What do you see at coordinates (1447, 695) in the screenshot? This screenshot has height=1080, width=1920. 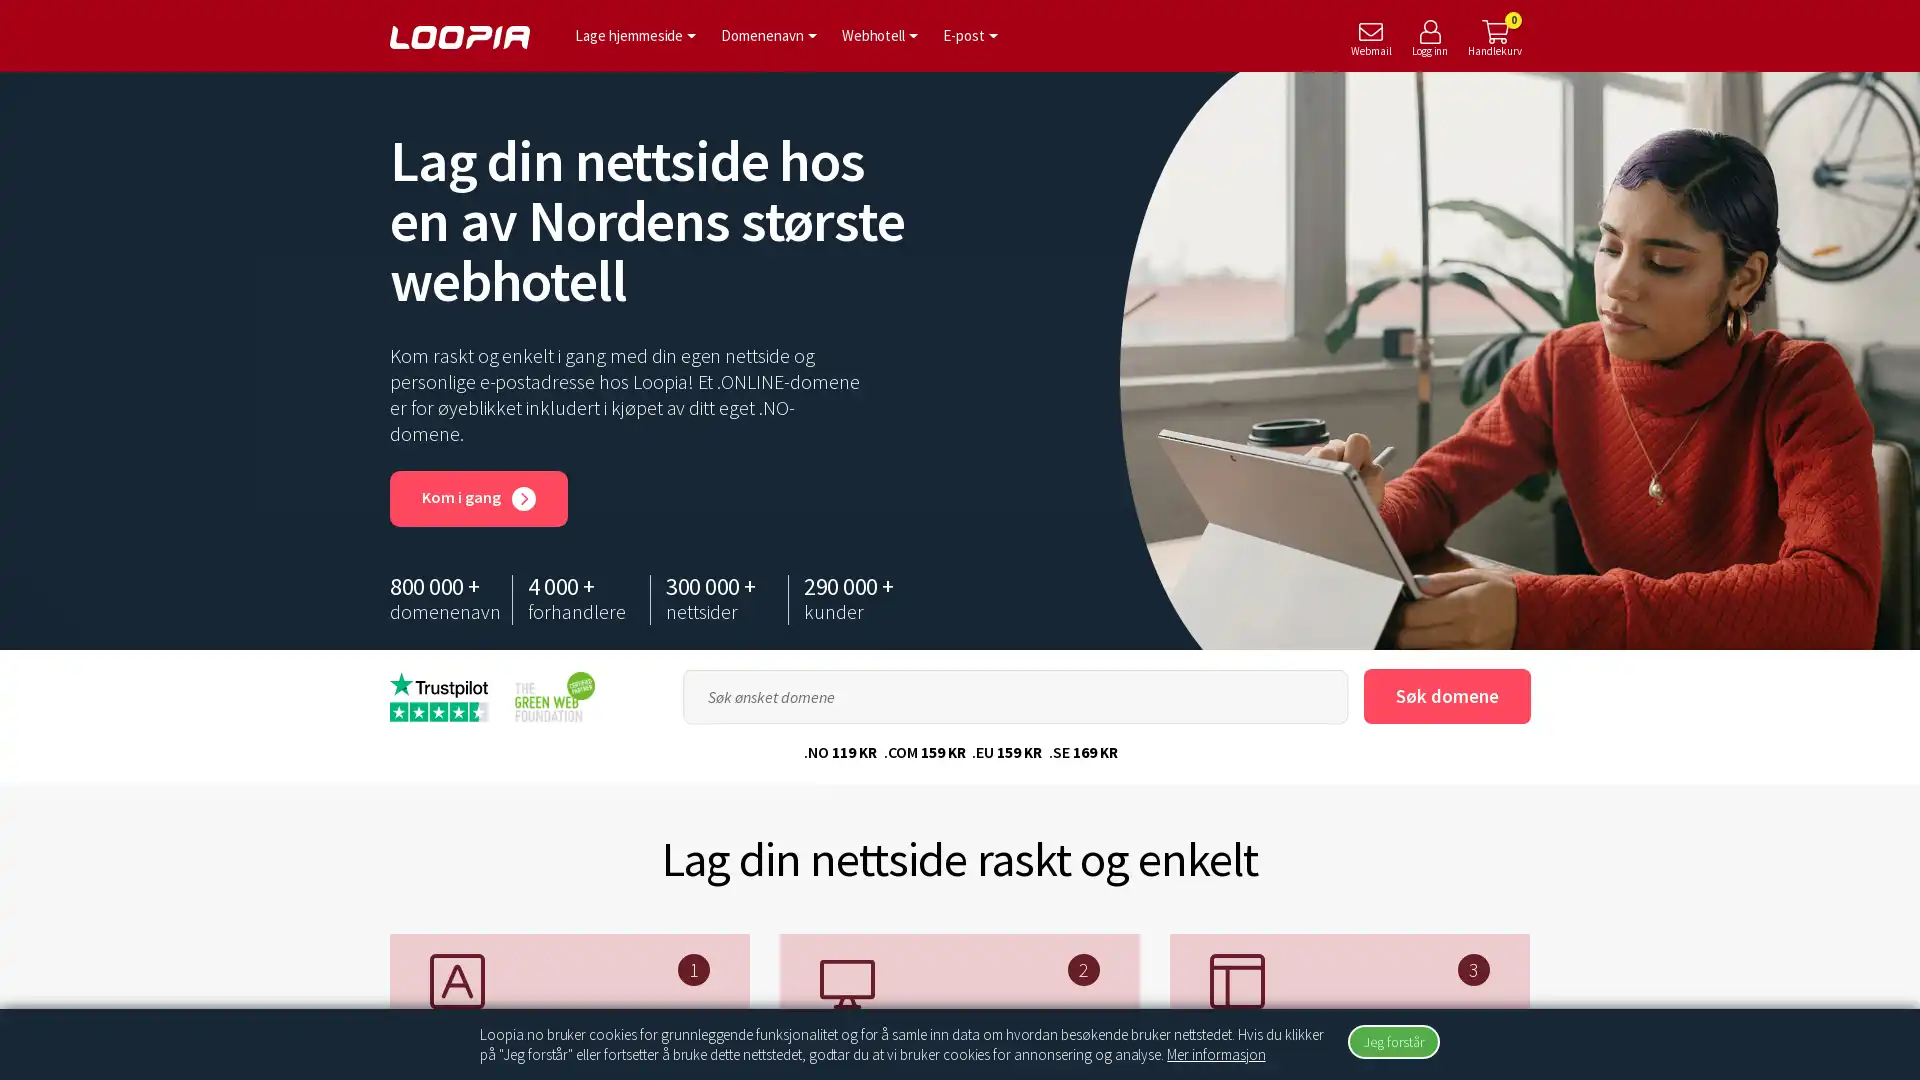 I see `Sk domene` at bounding box center [1447, 695].